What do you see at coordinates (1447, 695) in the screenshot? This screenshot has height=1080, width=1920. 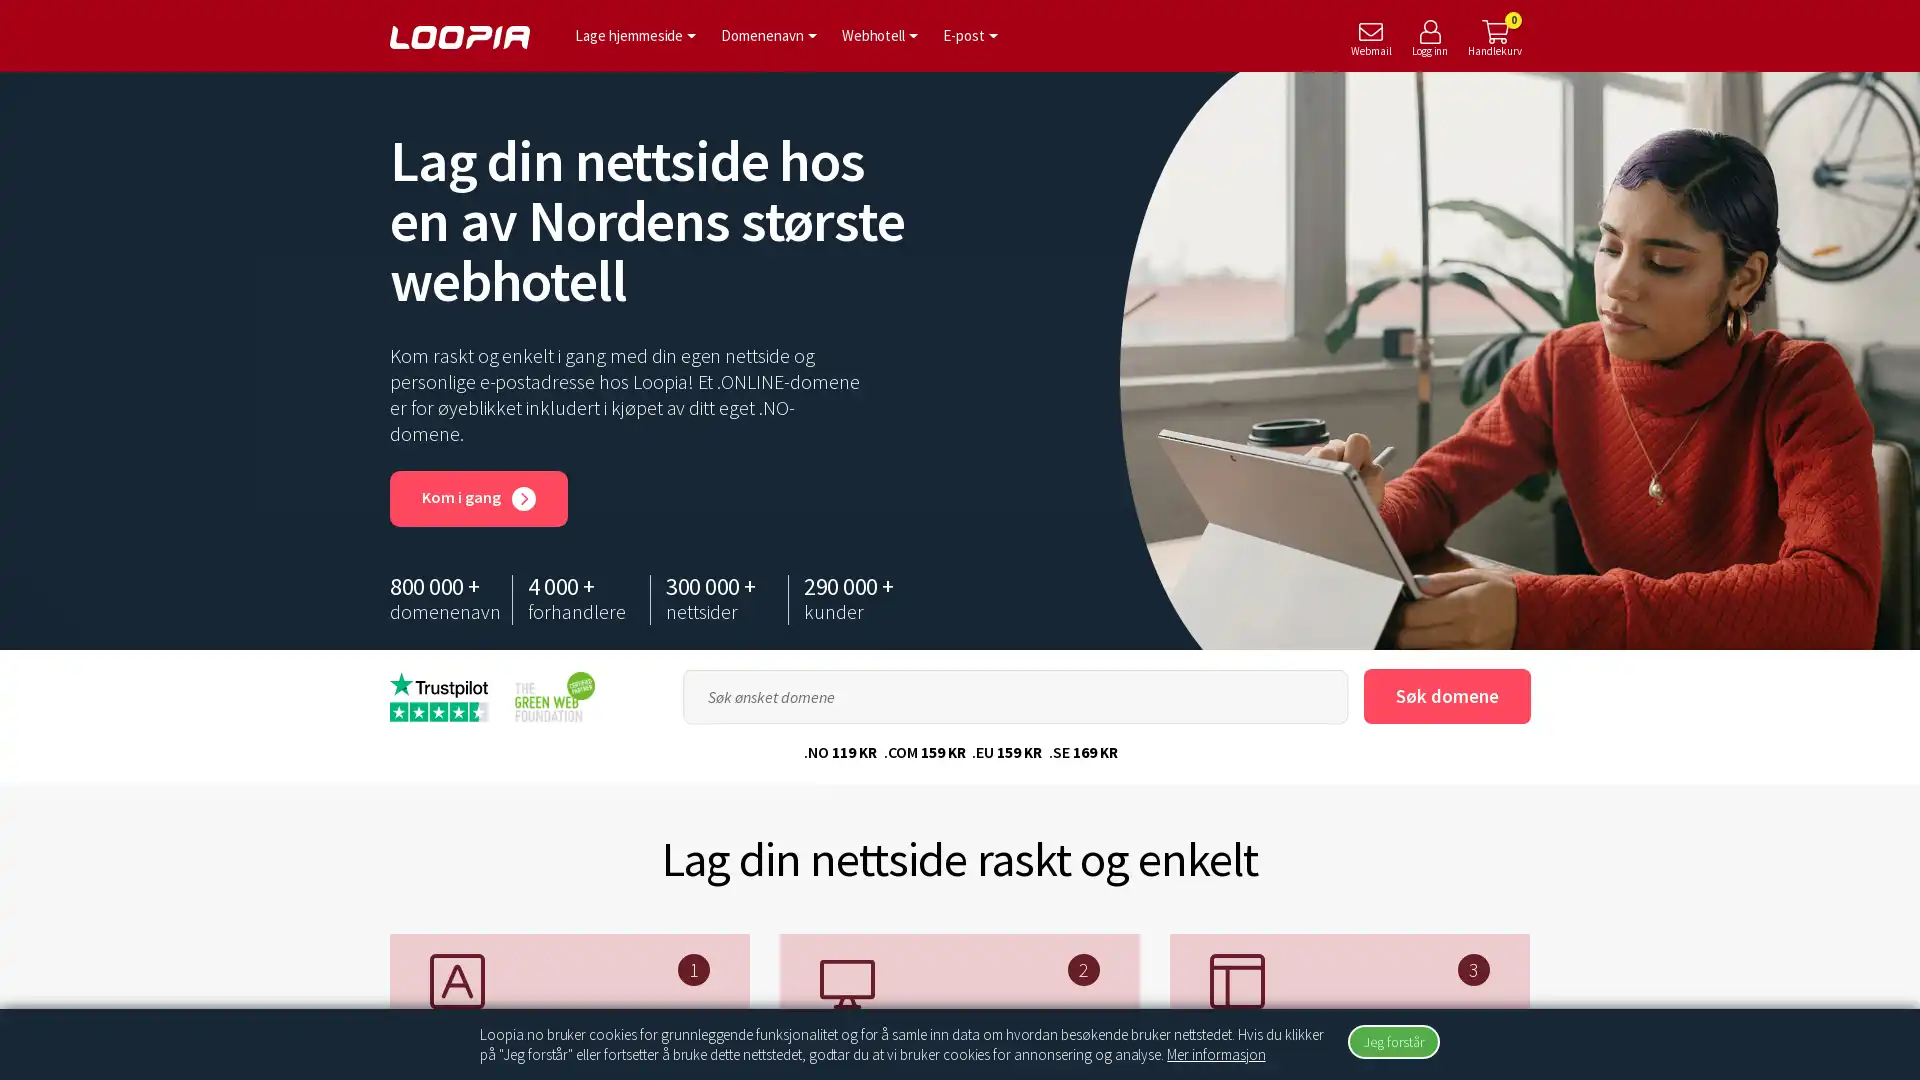 I see `Sk domene` at bounding box center [1447, 695].